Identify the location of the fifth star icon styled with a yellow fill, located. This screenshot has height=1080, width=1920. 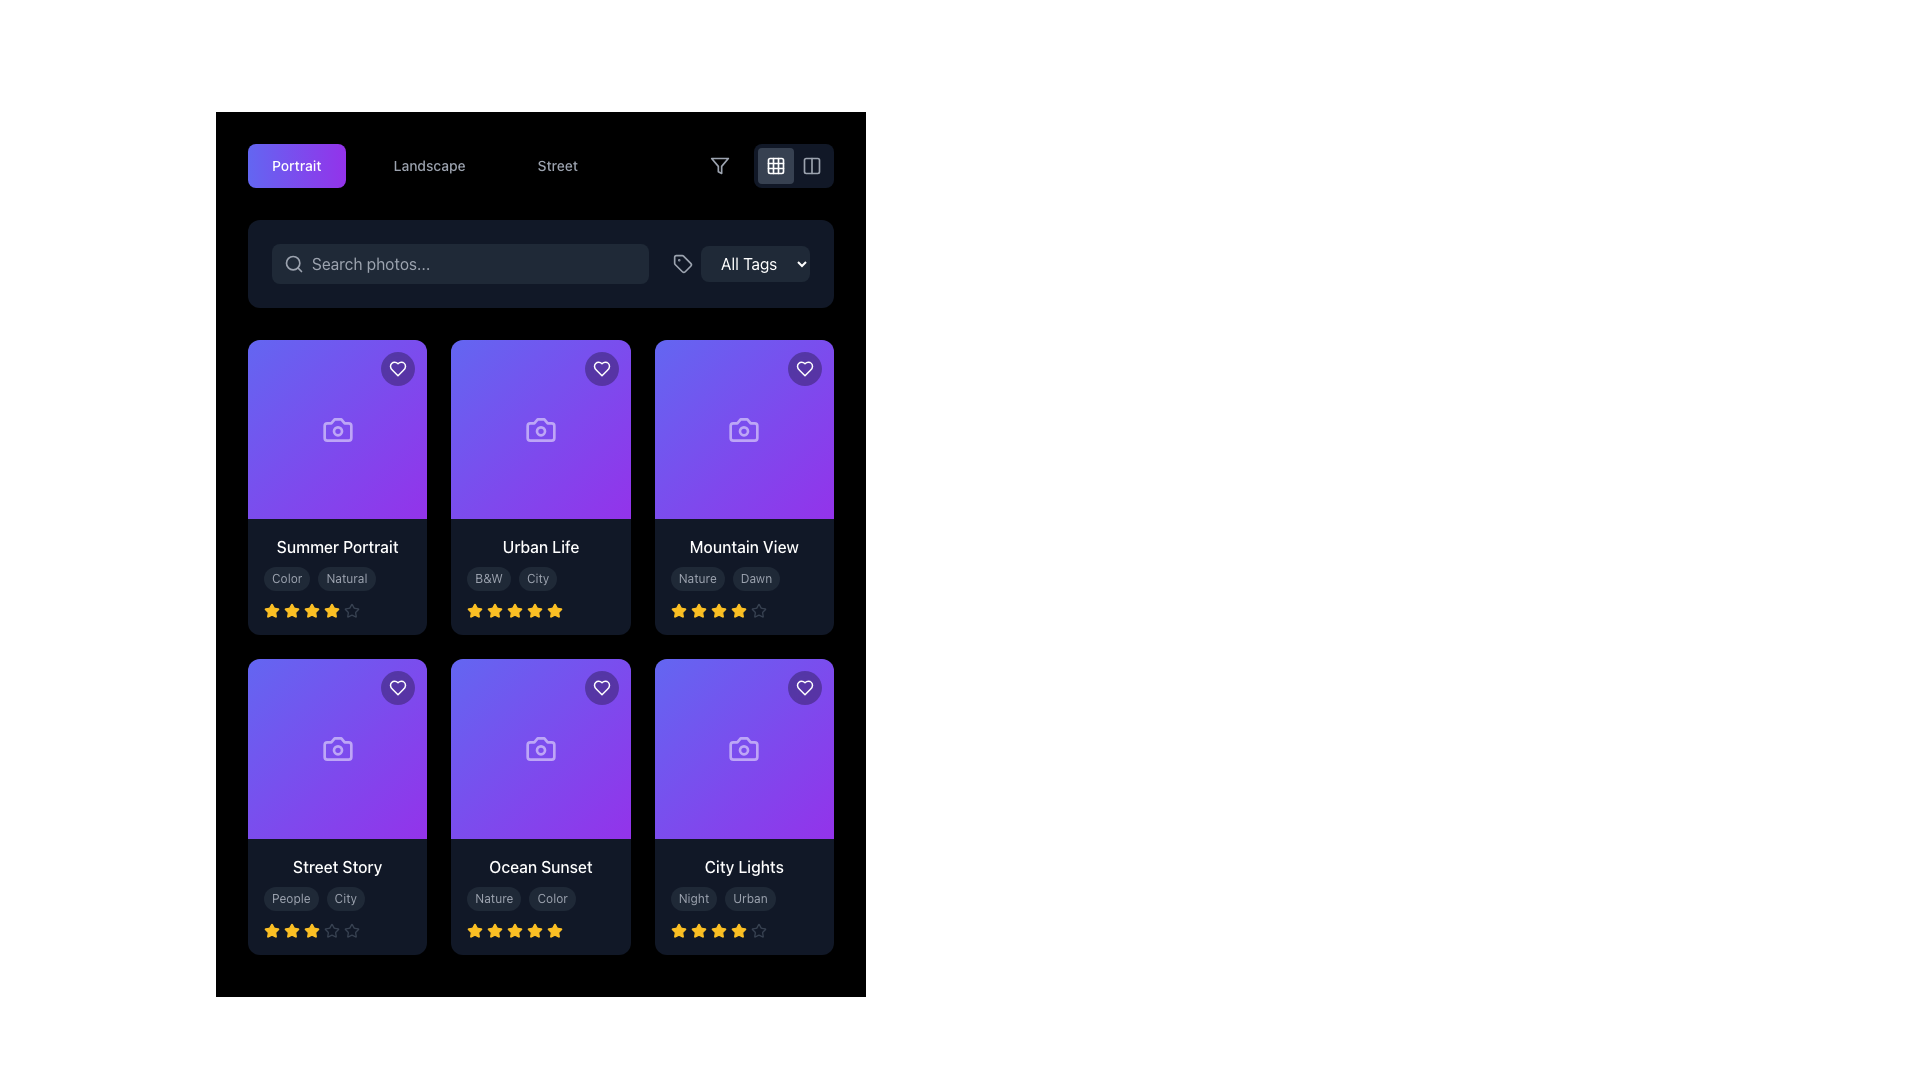
(474, 929).